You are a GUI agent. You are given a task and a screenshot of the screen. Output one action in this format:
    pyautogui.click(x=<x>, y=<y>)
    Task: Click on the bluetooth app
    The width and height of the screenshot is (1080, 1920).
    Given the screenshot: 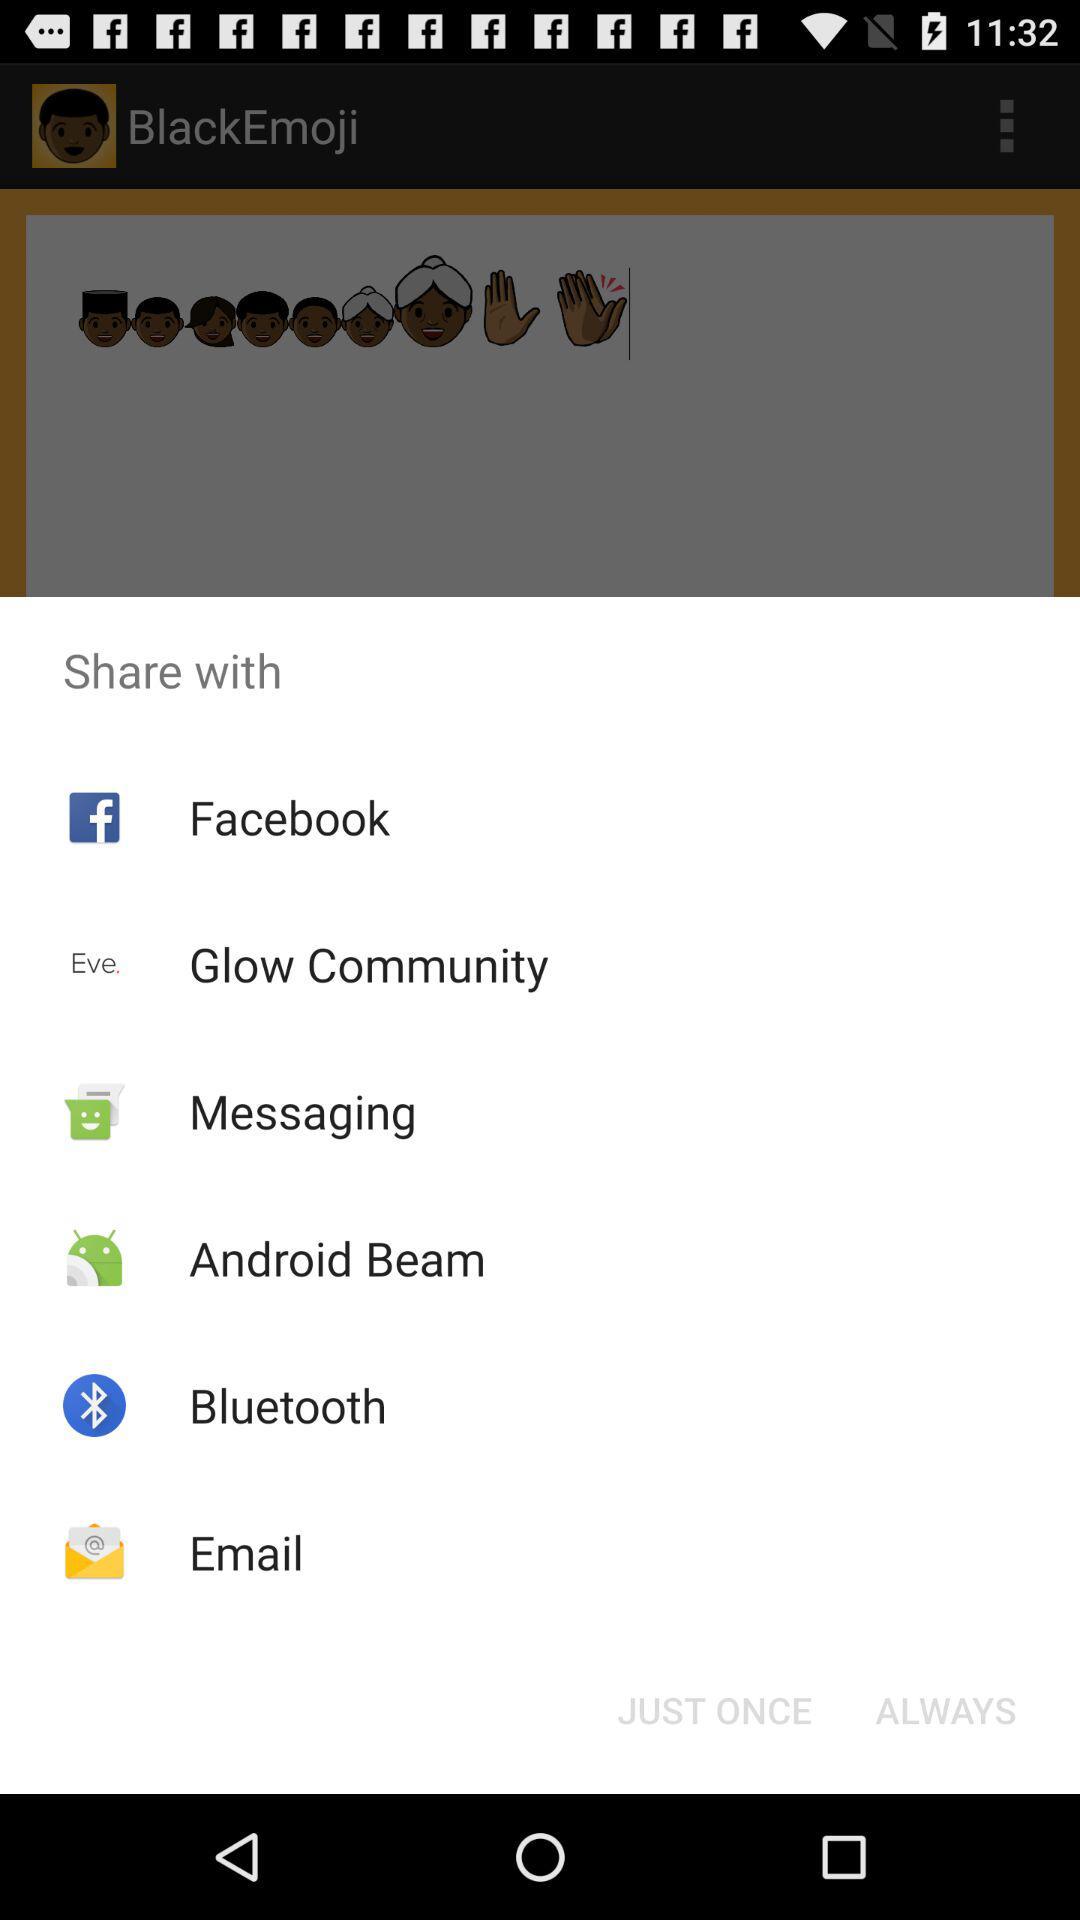 What is the action you would take?
    pyautogui.click(x=288, y=1404)
    